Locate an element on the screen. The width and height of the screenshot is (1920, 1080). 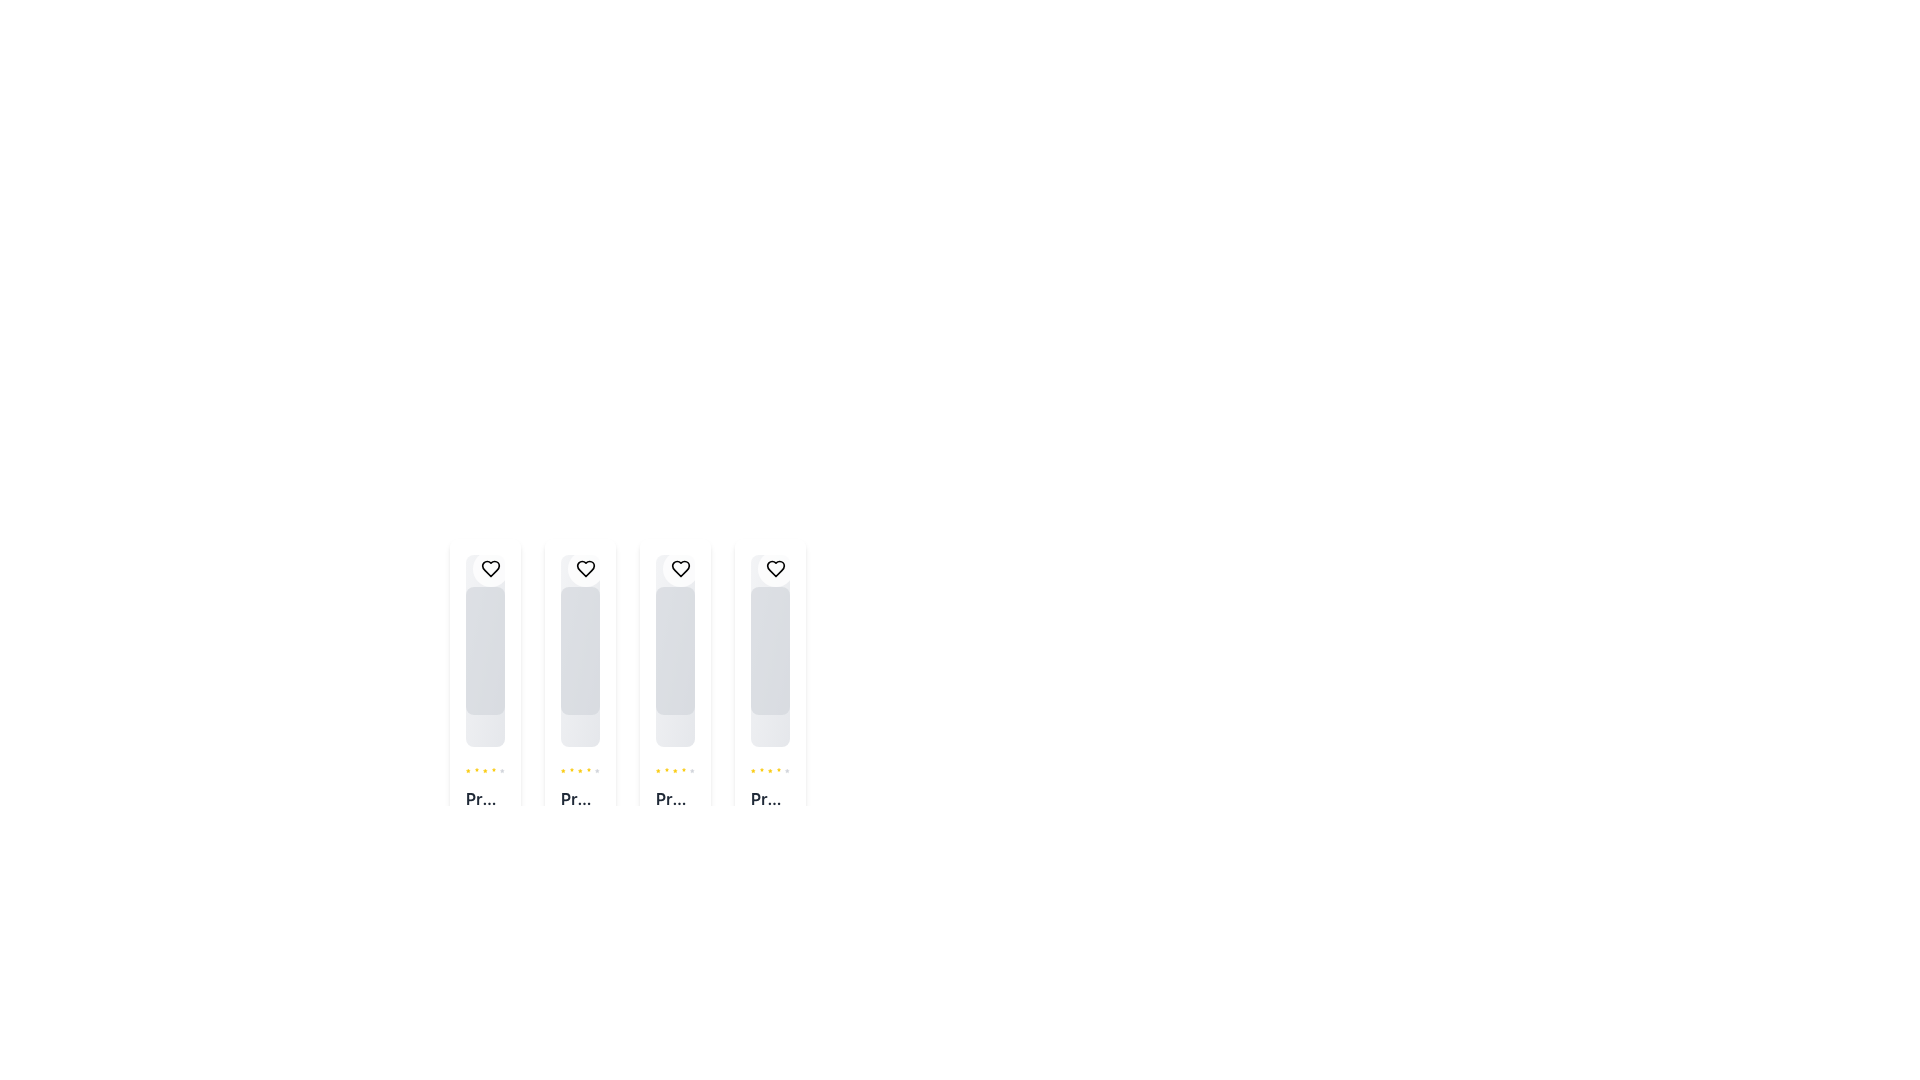
the visual state of the fifth gray star icon in the rating system, indicating it is not active or selected is located at coordinates (596, 770).